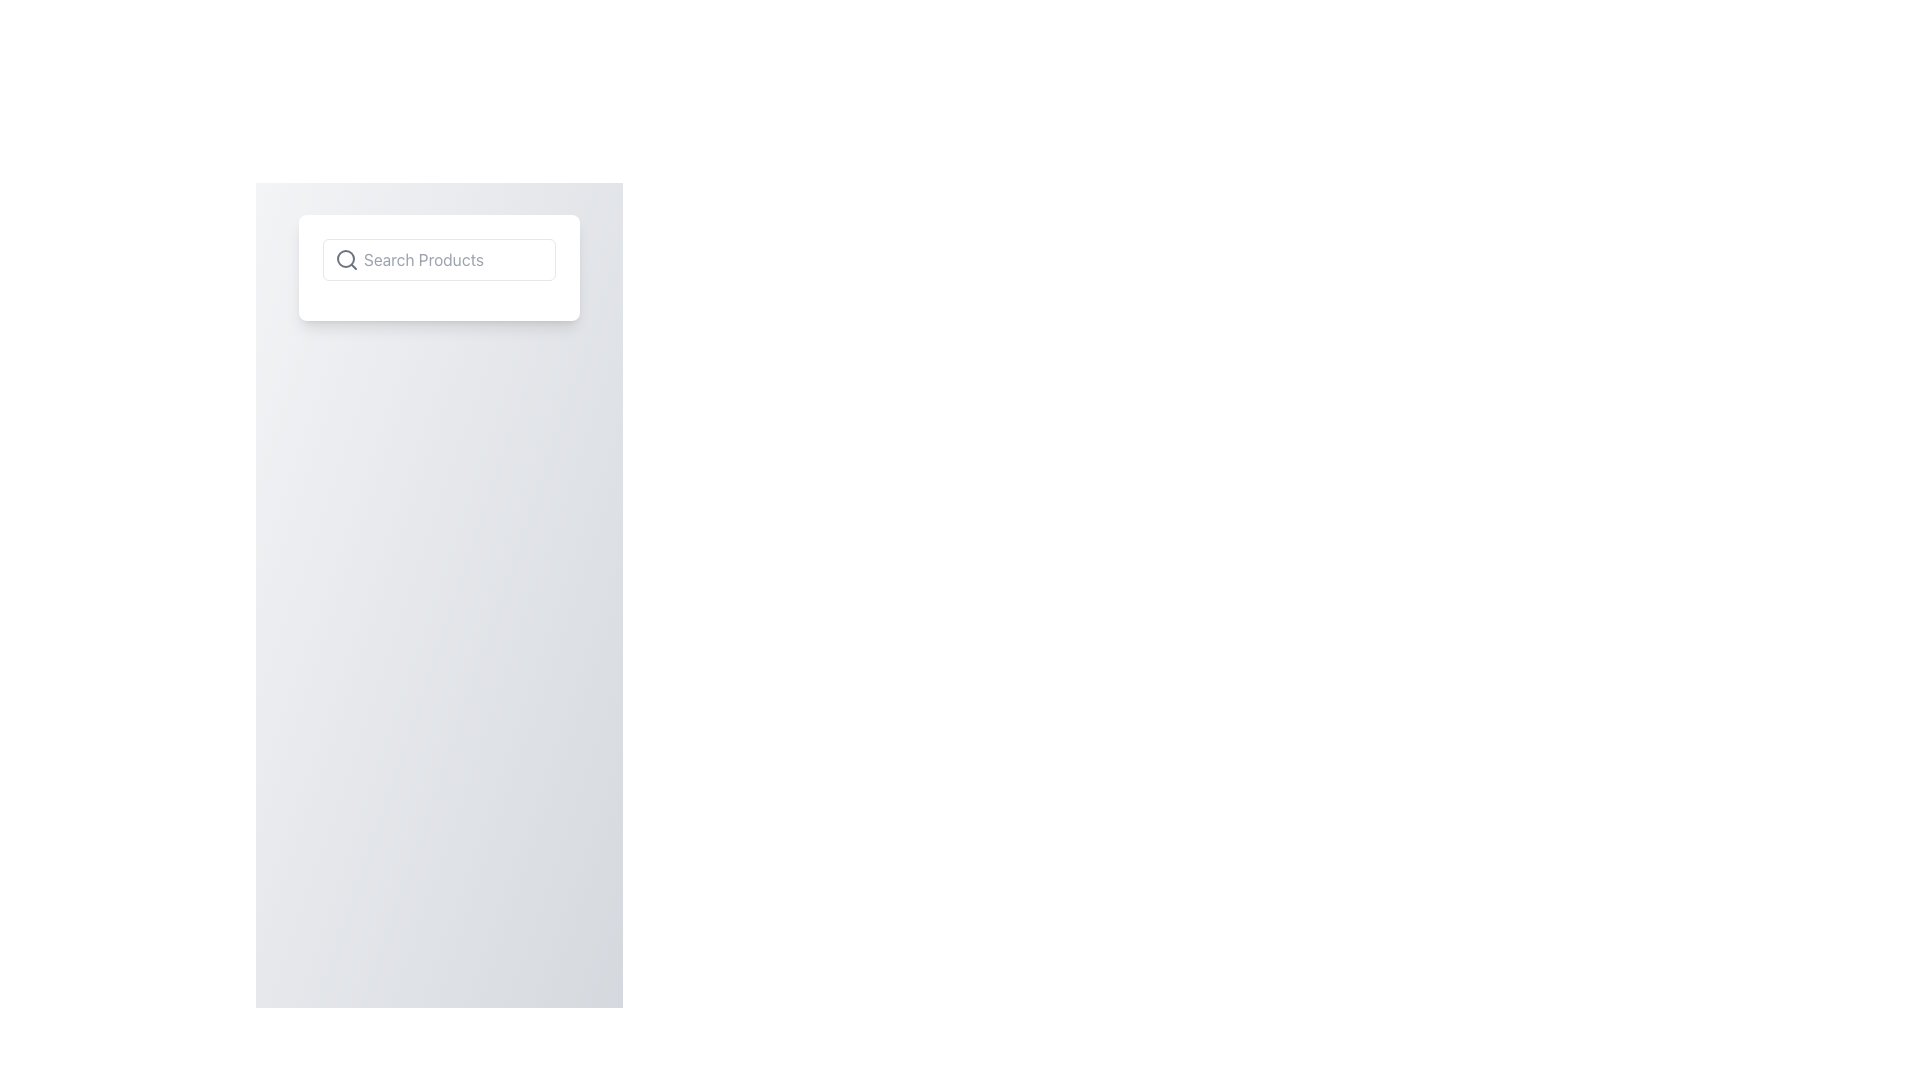 This screenshot has height=1080, width=1920. Describe the element at coordinates (346, 258) in the screenshot. I see `the input field associated with the magnifying glass icon, which serves as a visual representation of the search functionality` at that location.